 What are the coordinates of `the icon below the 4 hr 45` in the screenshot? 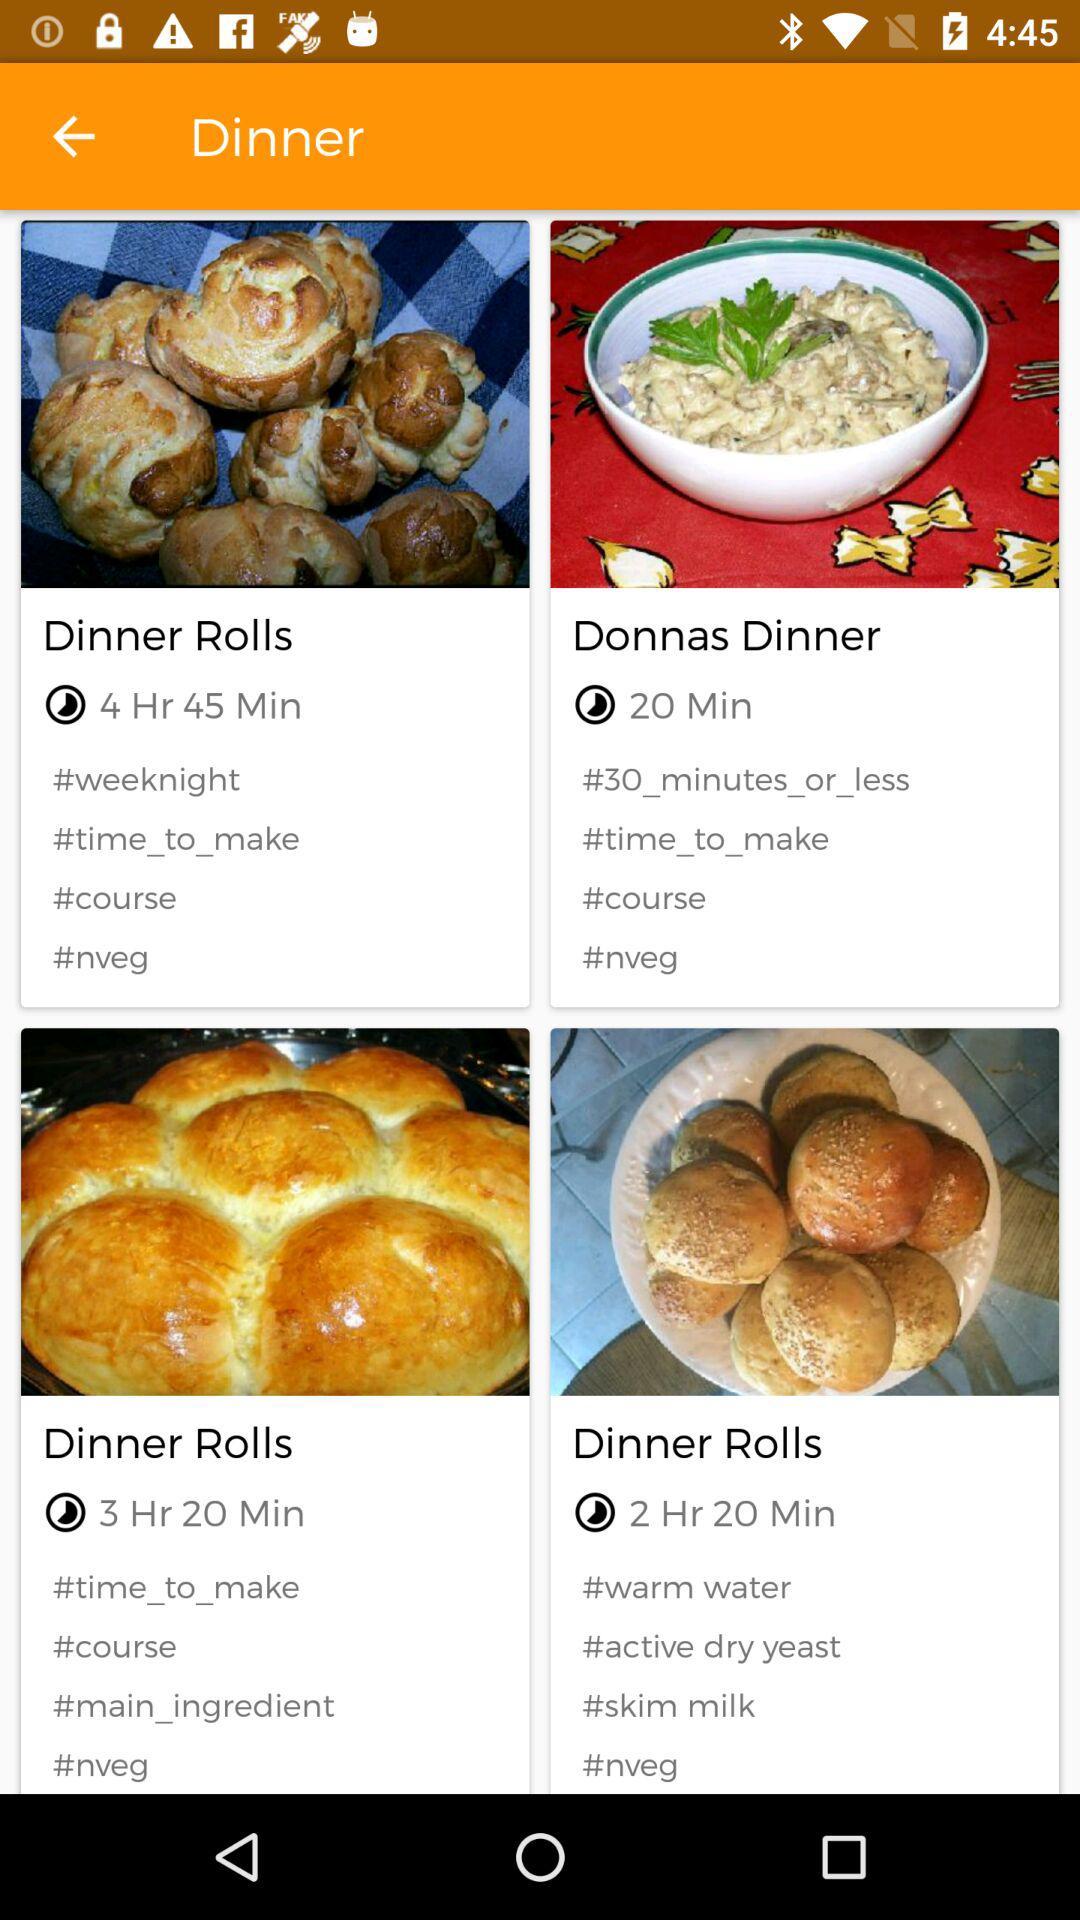 It's located at (275, 777).